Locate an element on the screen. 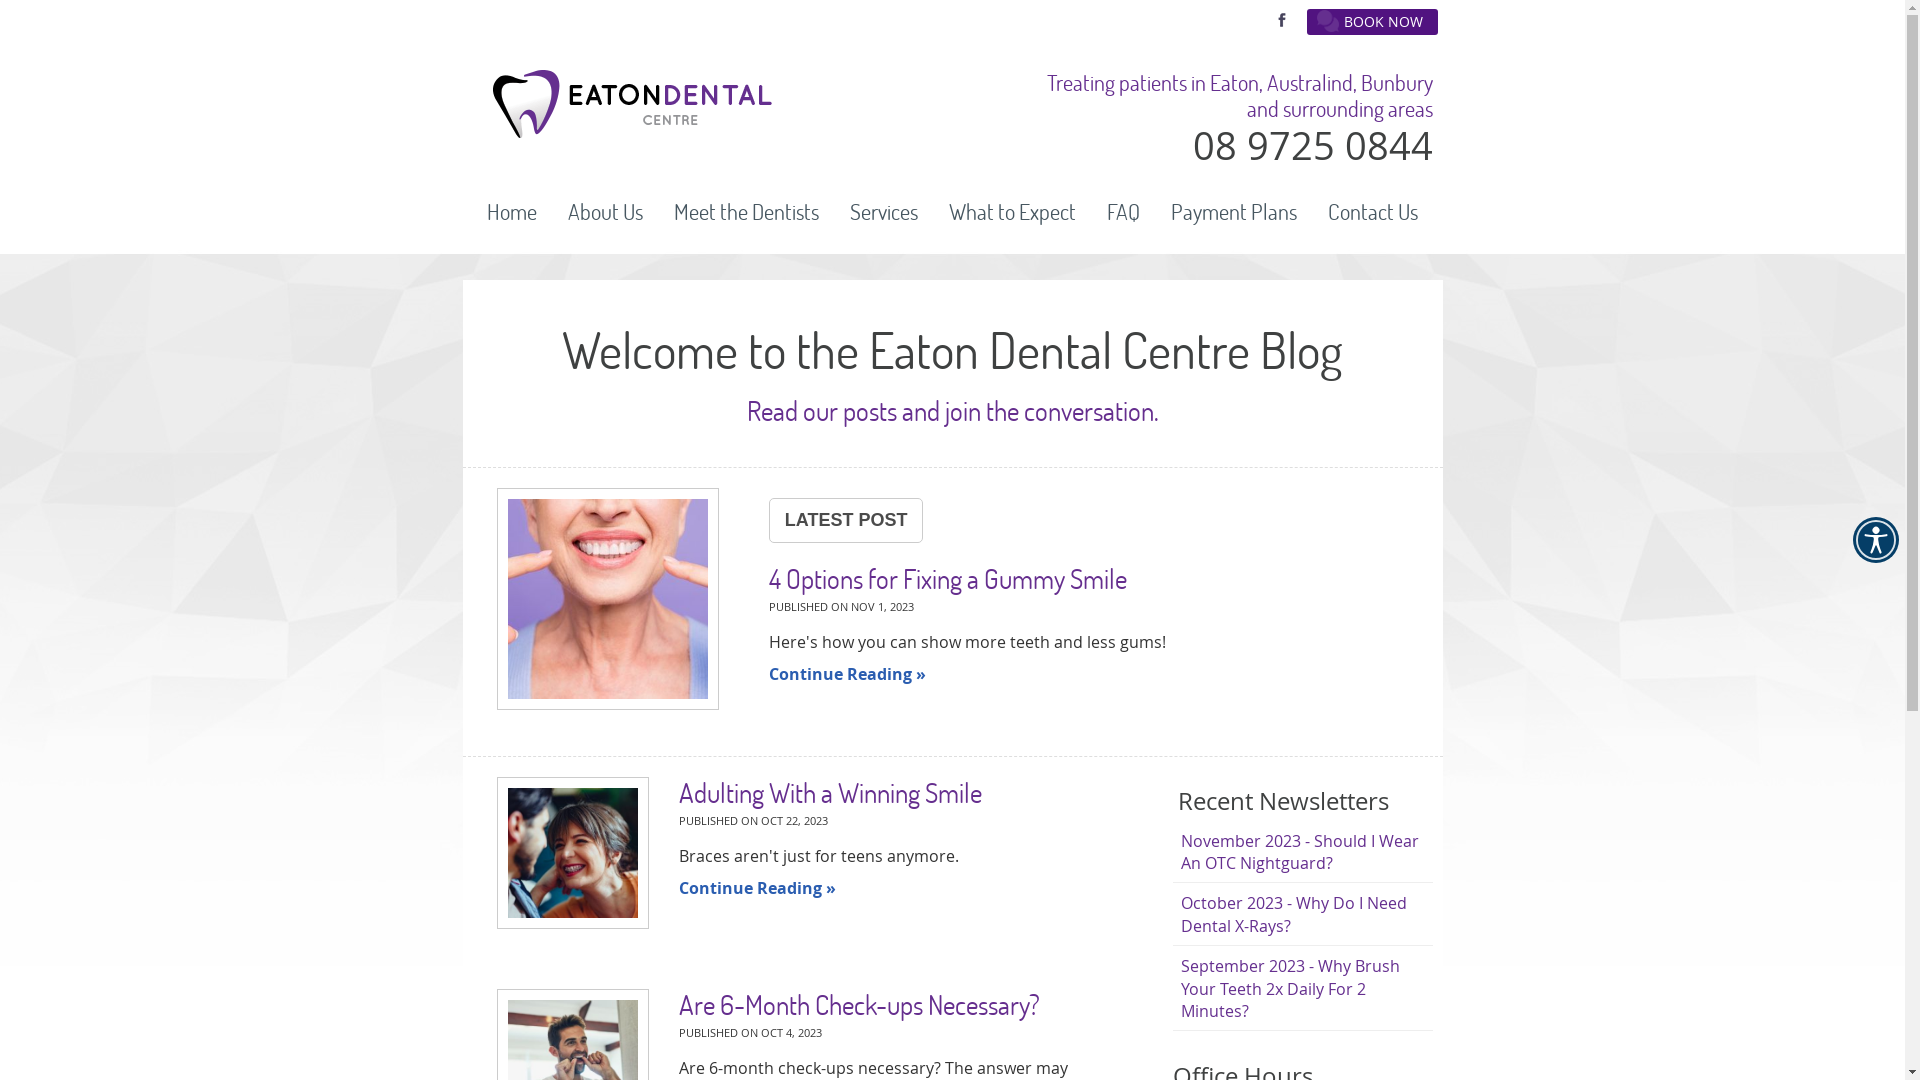  '4 Options for Fixing a Gummy Smile' is located at coordinates (607, 600).